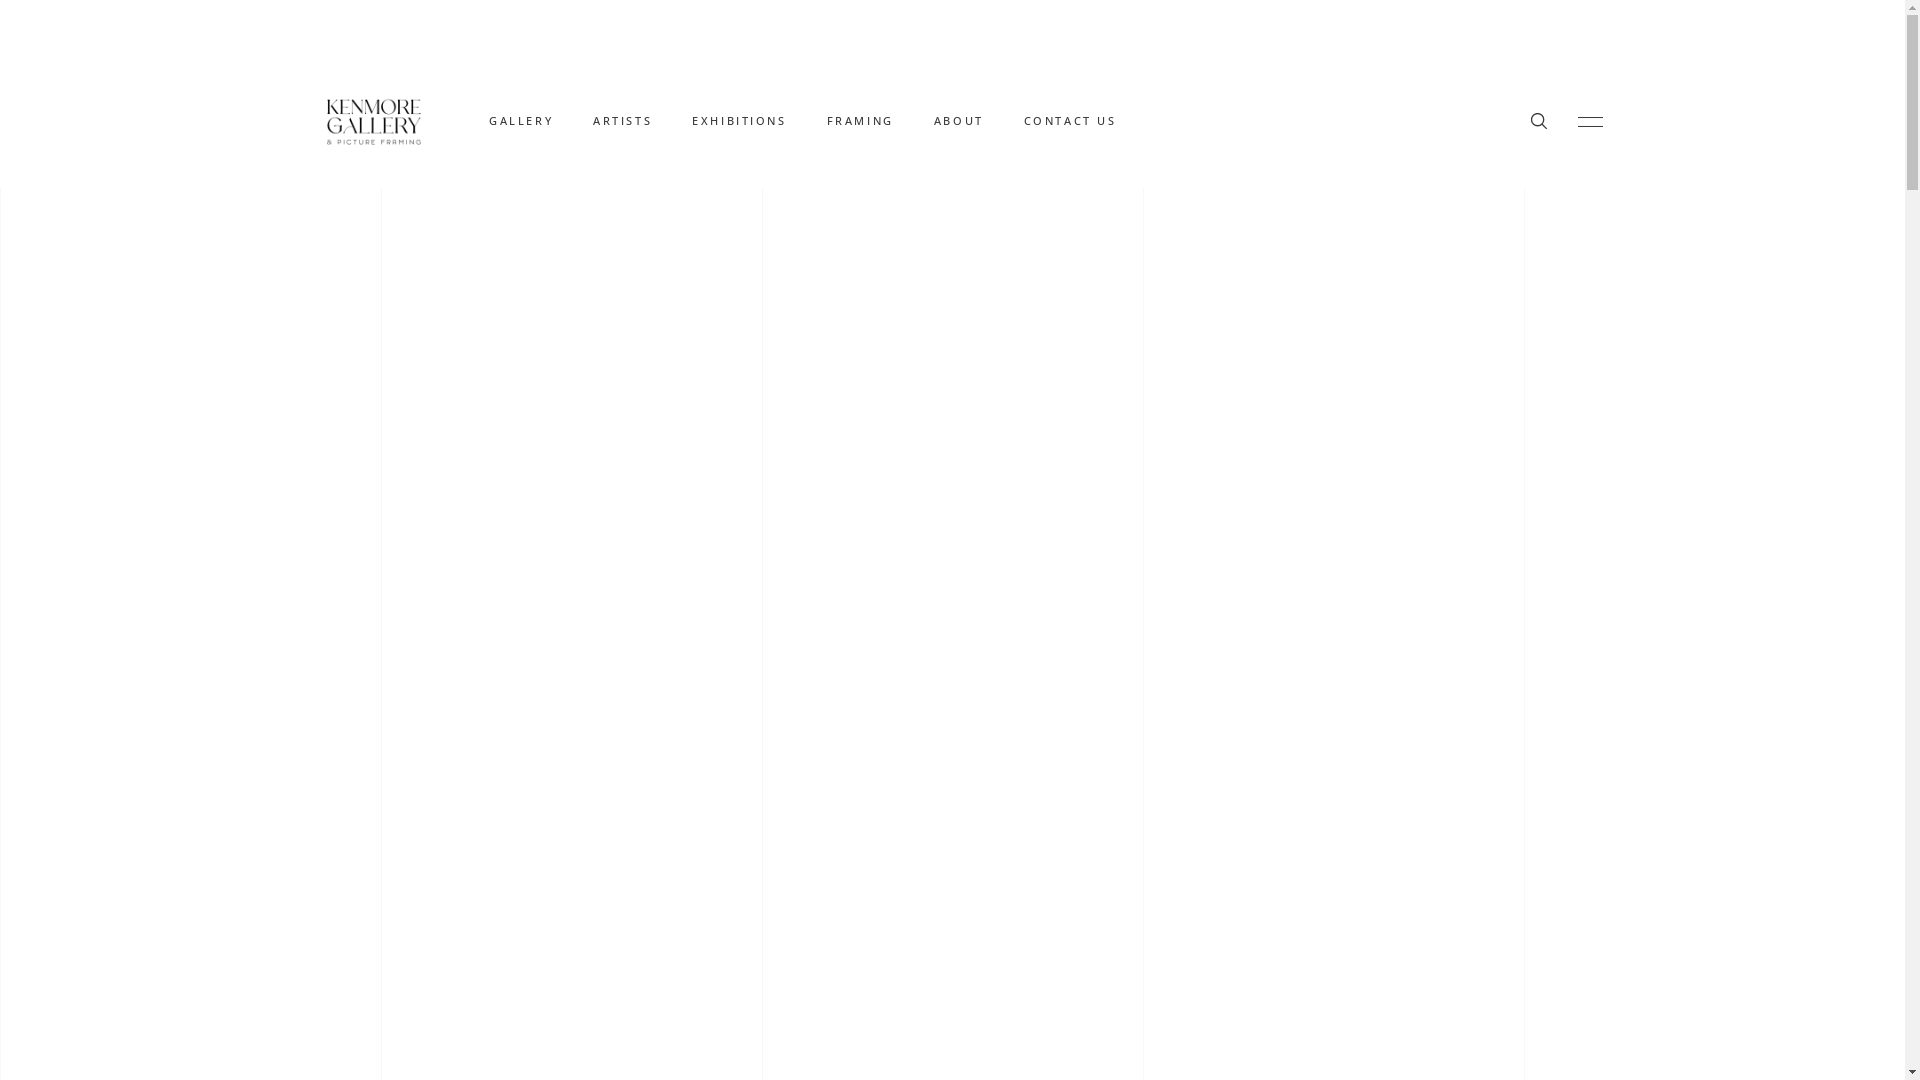  What do you see at coordinates (860, 120) in the screenshot?
I see `'FRAMING'` at bounding box center [860, 120].